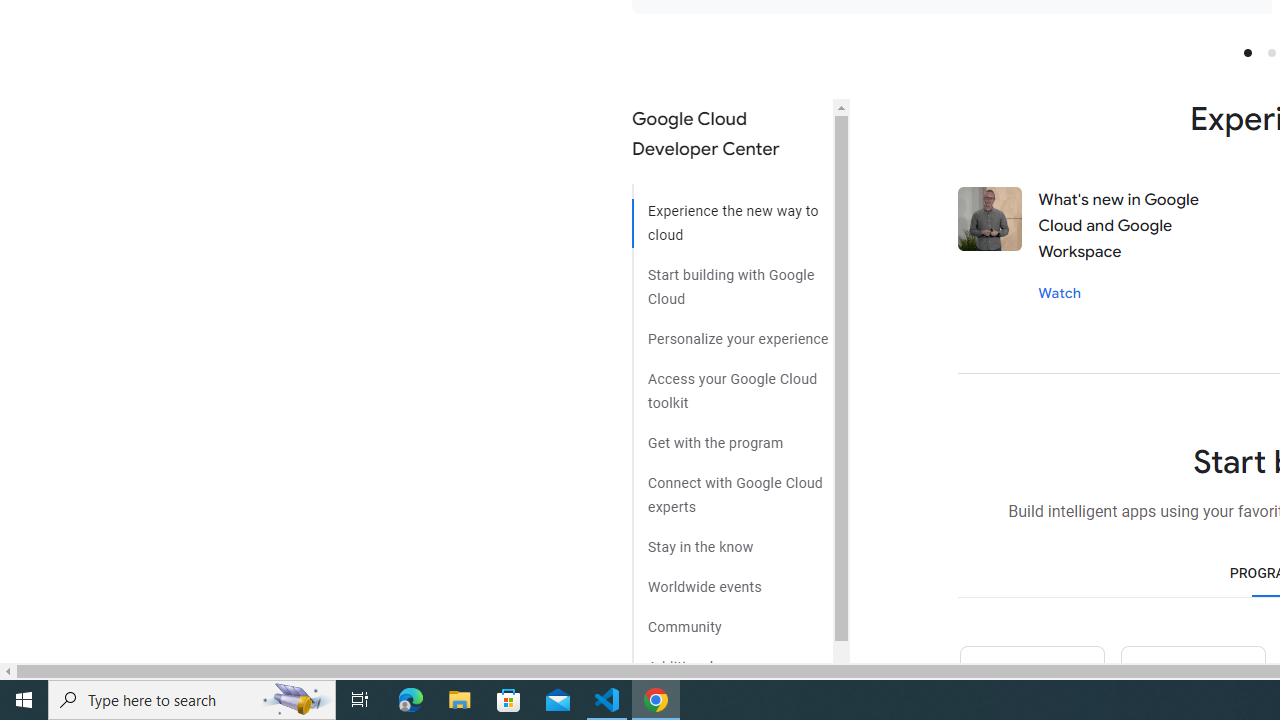  I want to click on 'Additional resources', so click(731, 659).